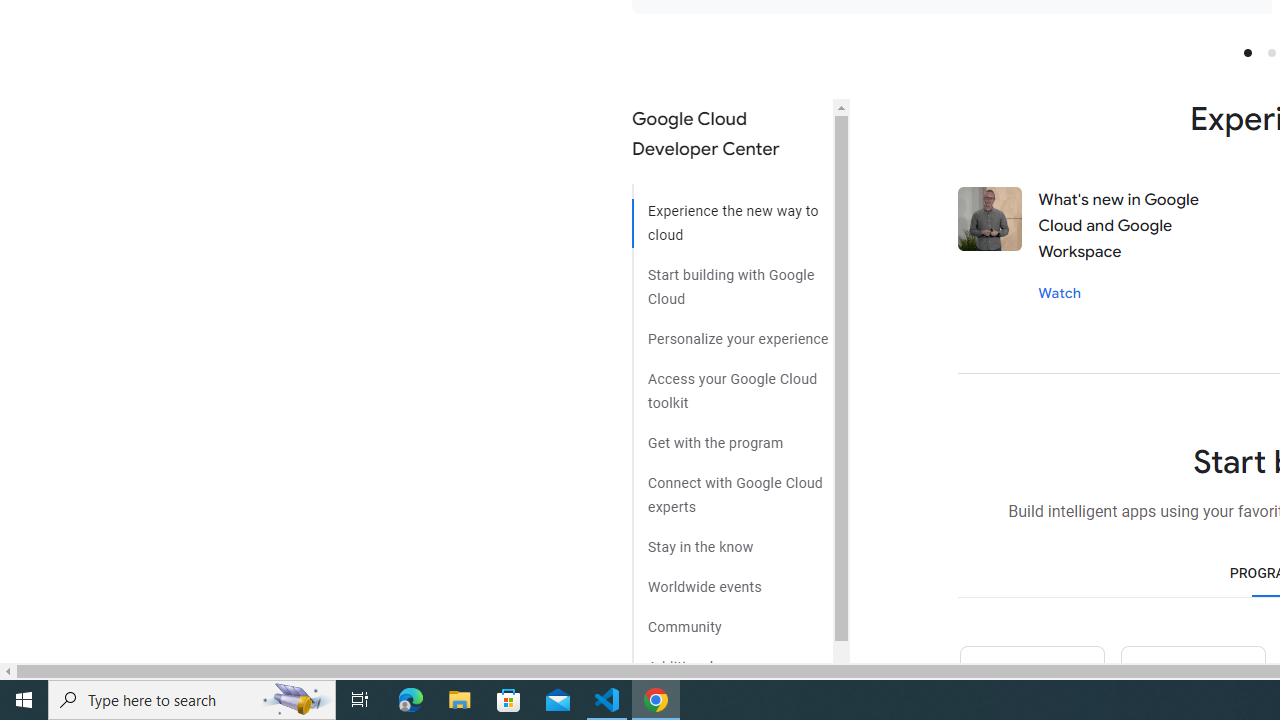  I want to click on 'Additional resources', so click(731, 659).